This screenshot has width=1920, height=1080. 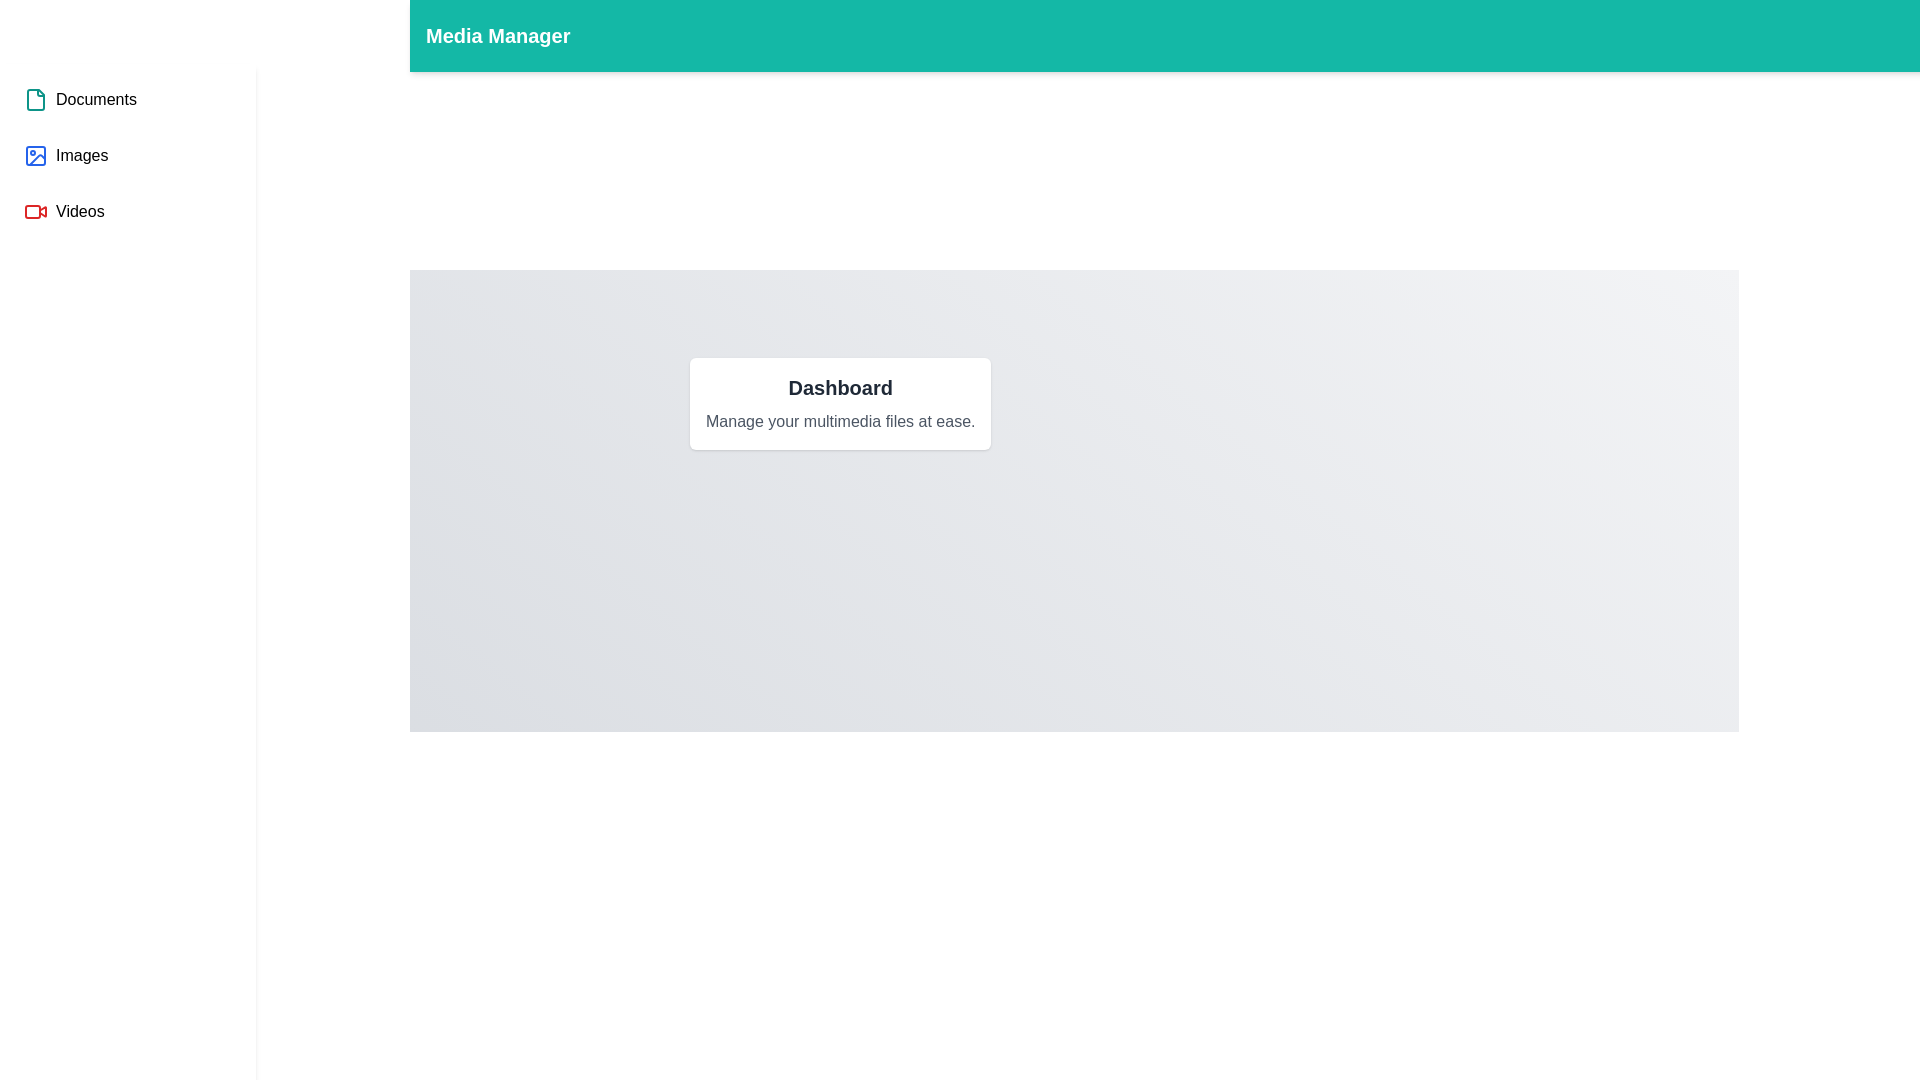 What do you see at coordinates (64, 212) in the screenshot?
I see `the Navigation link located in the third row of the vertical list in the sidebar menu` at bounding box center [64, 212].